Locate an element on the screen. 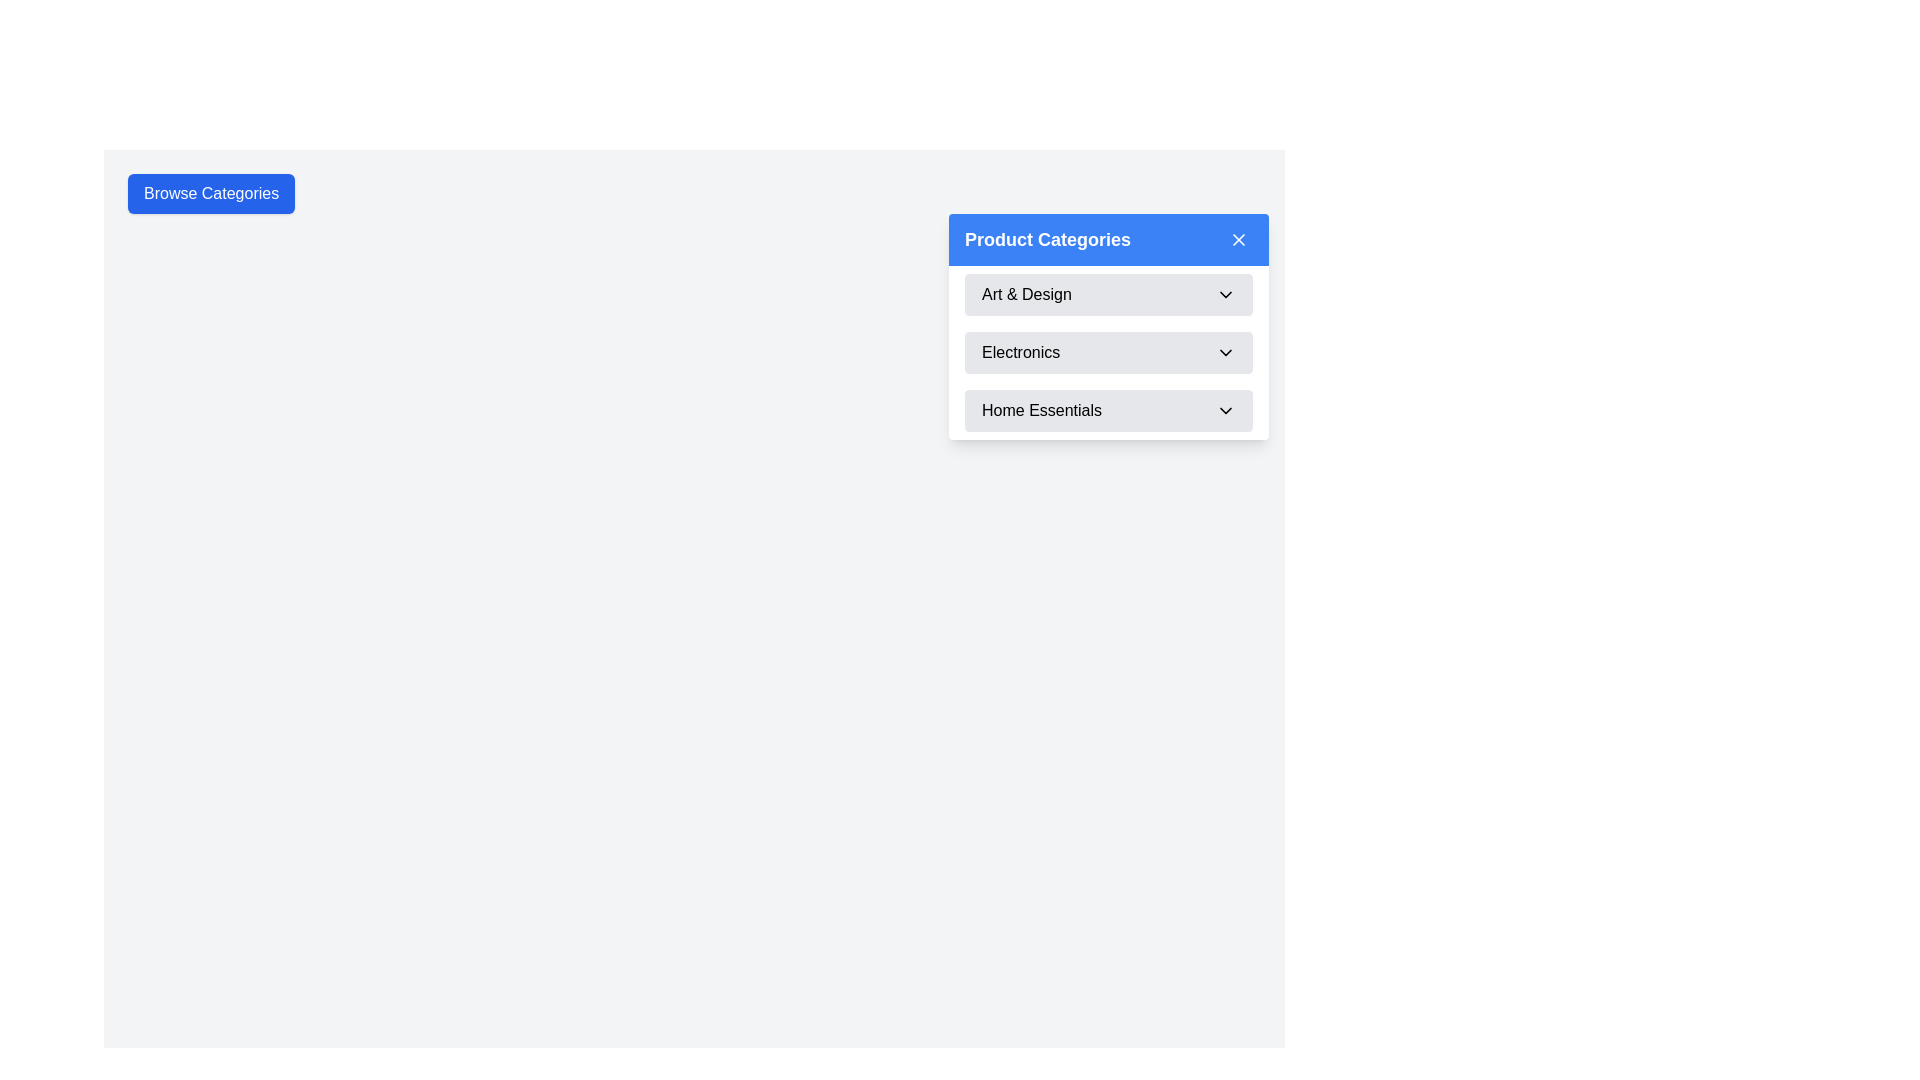  the 'Home Essentials' dropdown item is located at coordinates (1107, 410).